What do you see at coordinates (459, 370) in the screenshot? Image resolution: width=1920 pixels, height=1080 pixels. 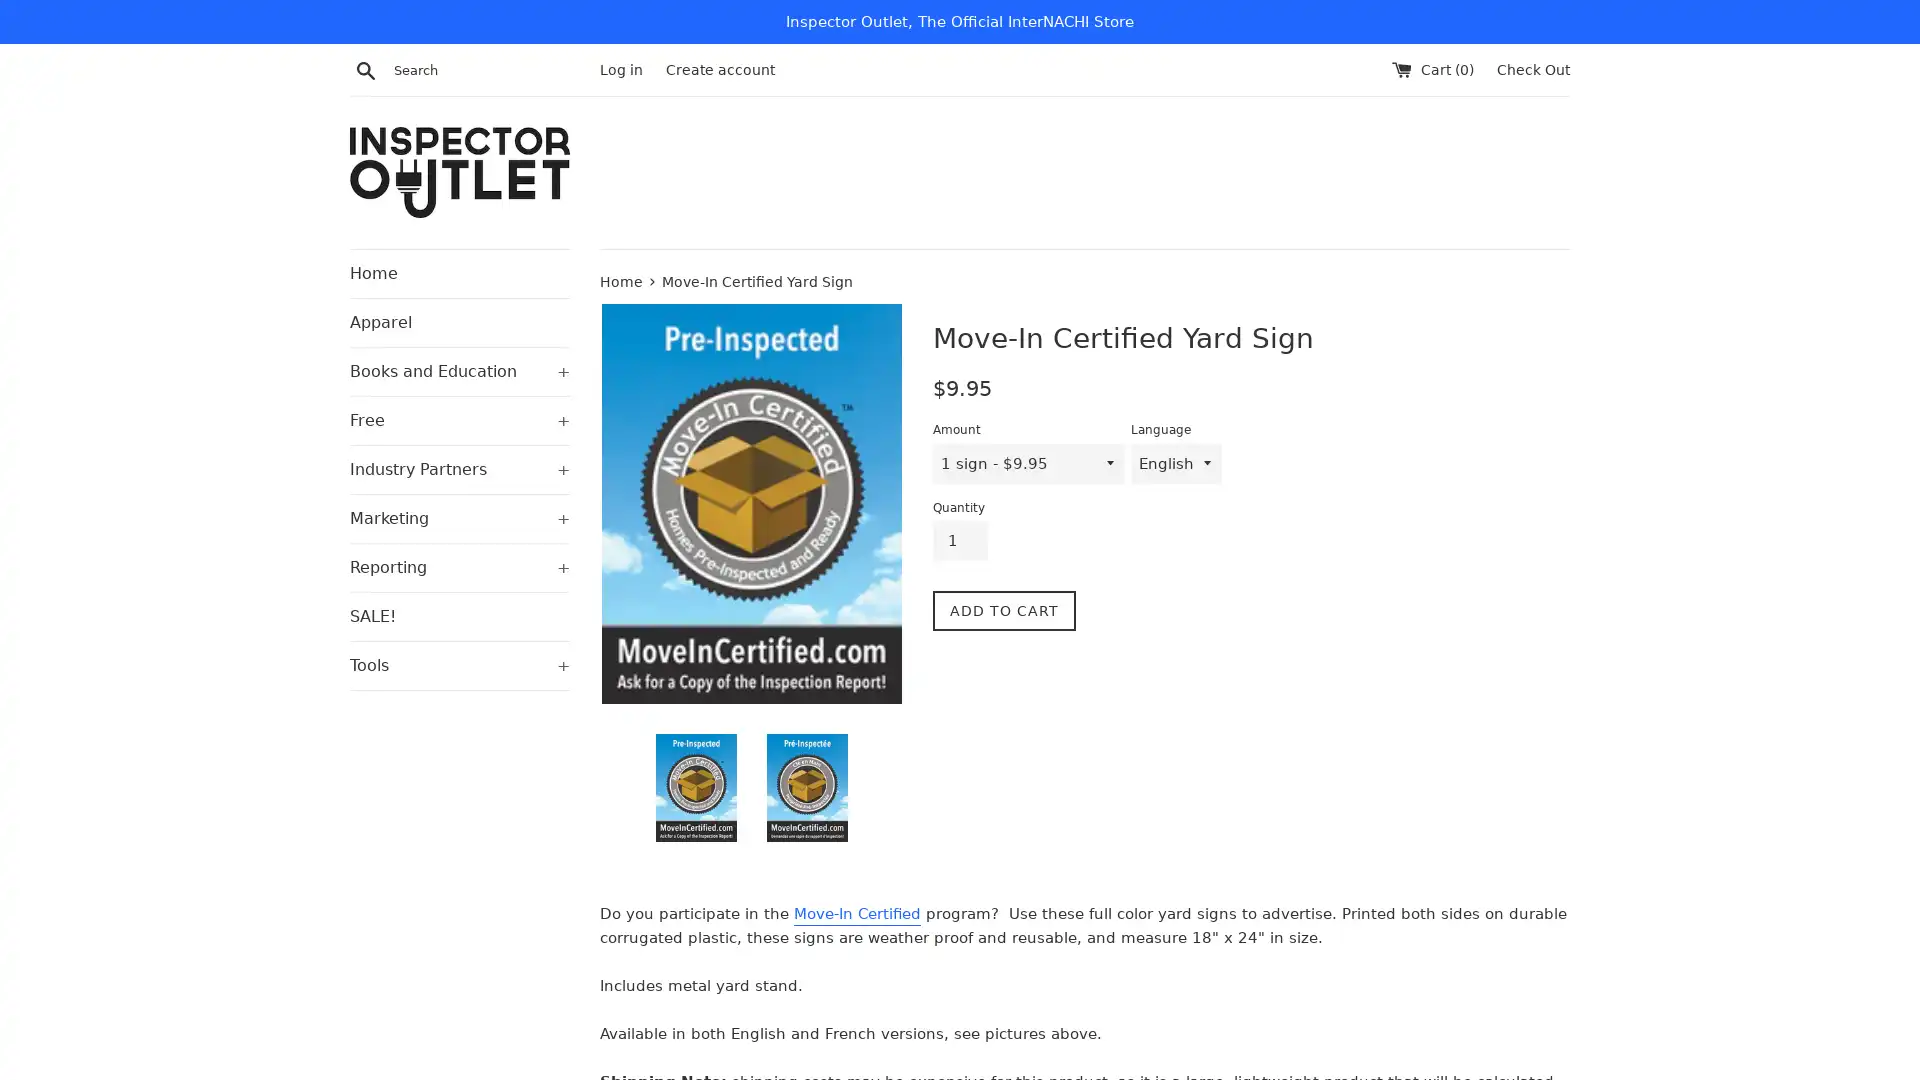 I see `Books and Education +` at bounding box center [459, 370].